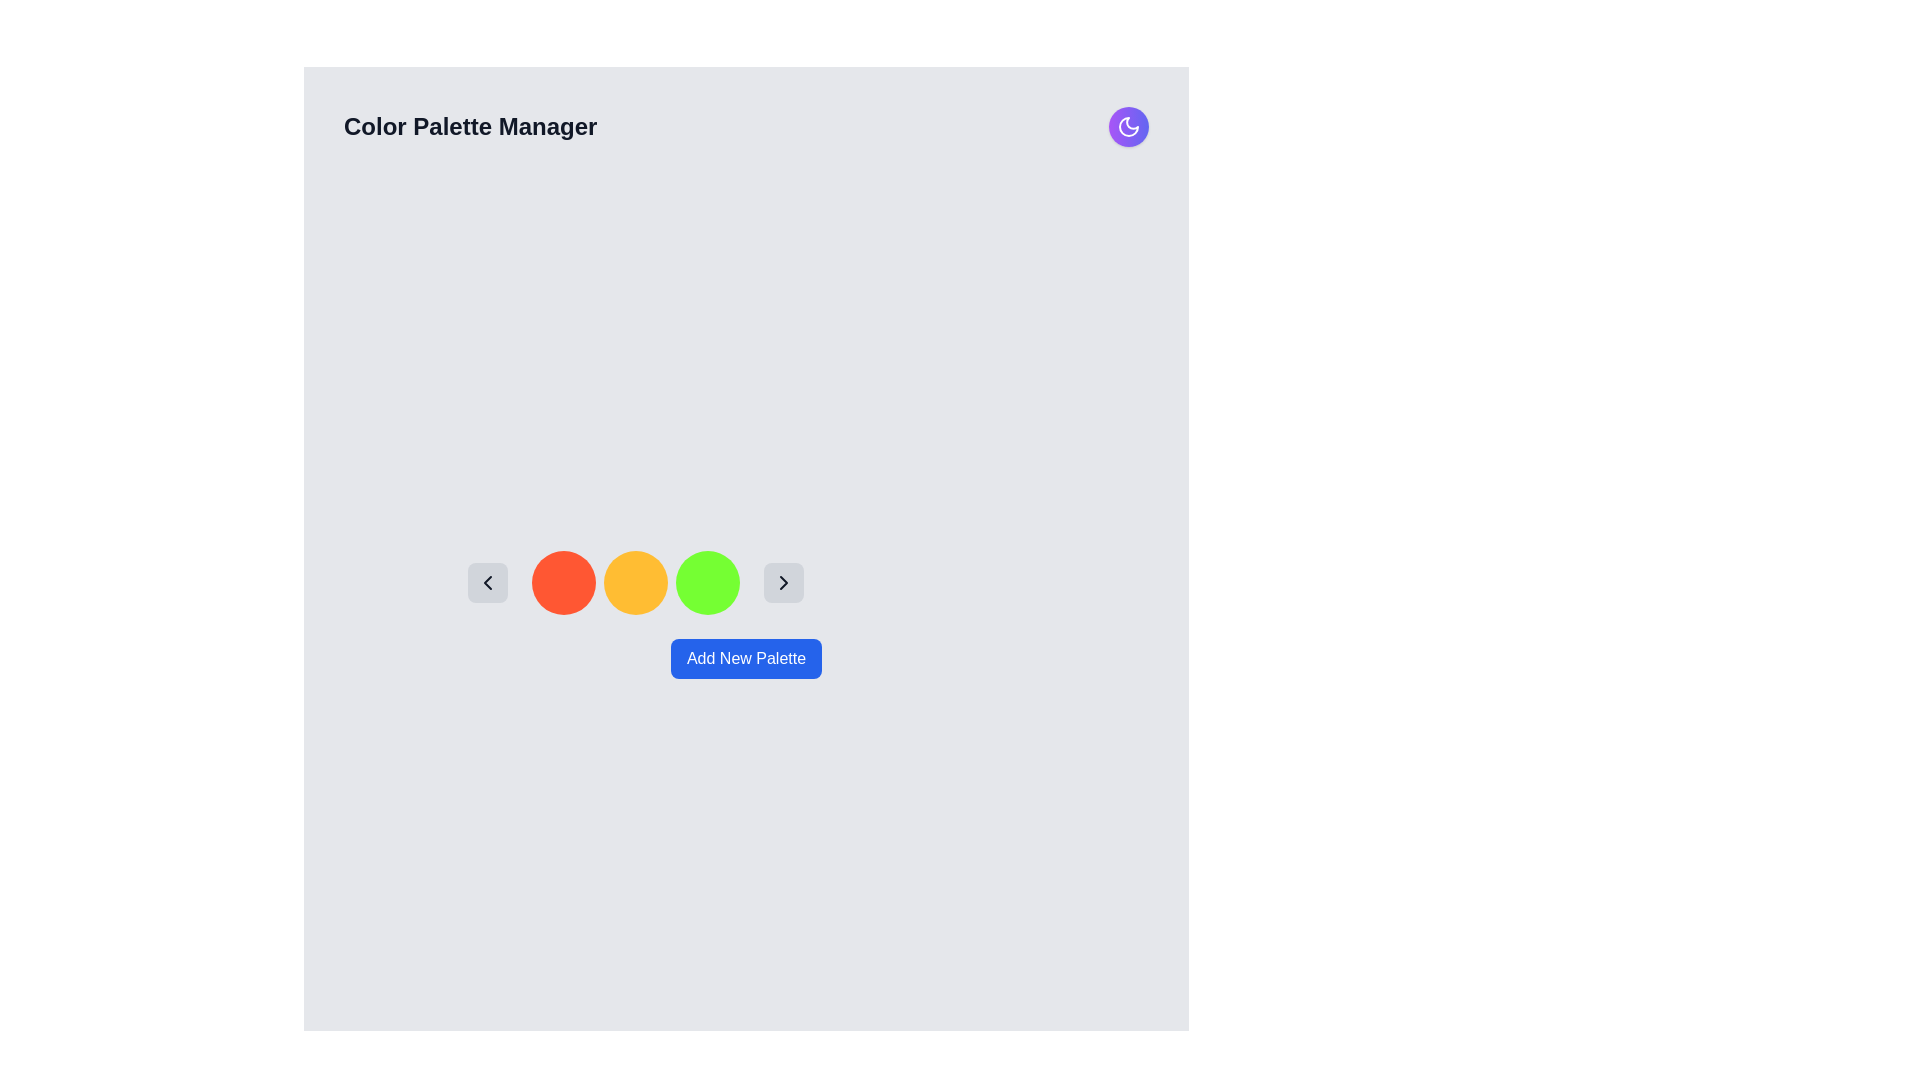 The width and height of the screenshot is (1920, 1080). Describe the element at coordinates (469, 127) in the screenshot. I see `the title text element that serves as a heading, located at the top-left of the interface before a circular gradient button` at that location.